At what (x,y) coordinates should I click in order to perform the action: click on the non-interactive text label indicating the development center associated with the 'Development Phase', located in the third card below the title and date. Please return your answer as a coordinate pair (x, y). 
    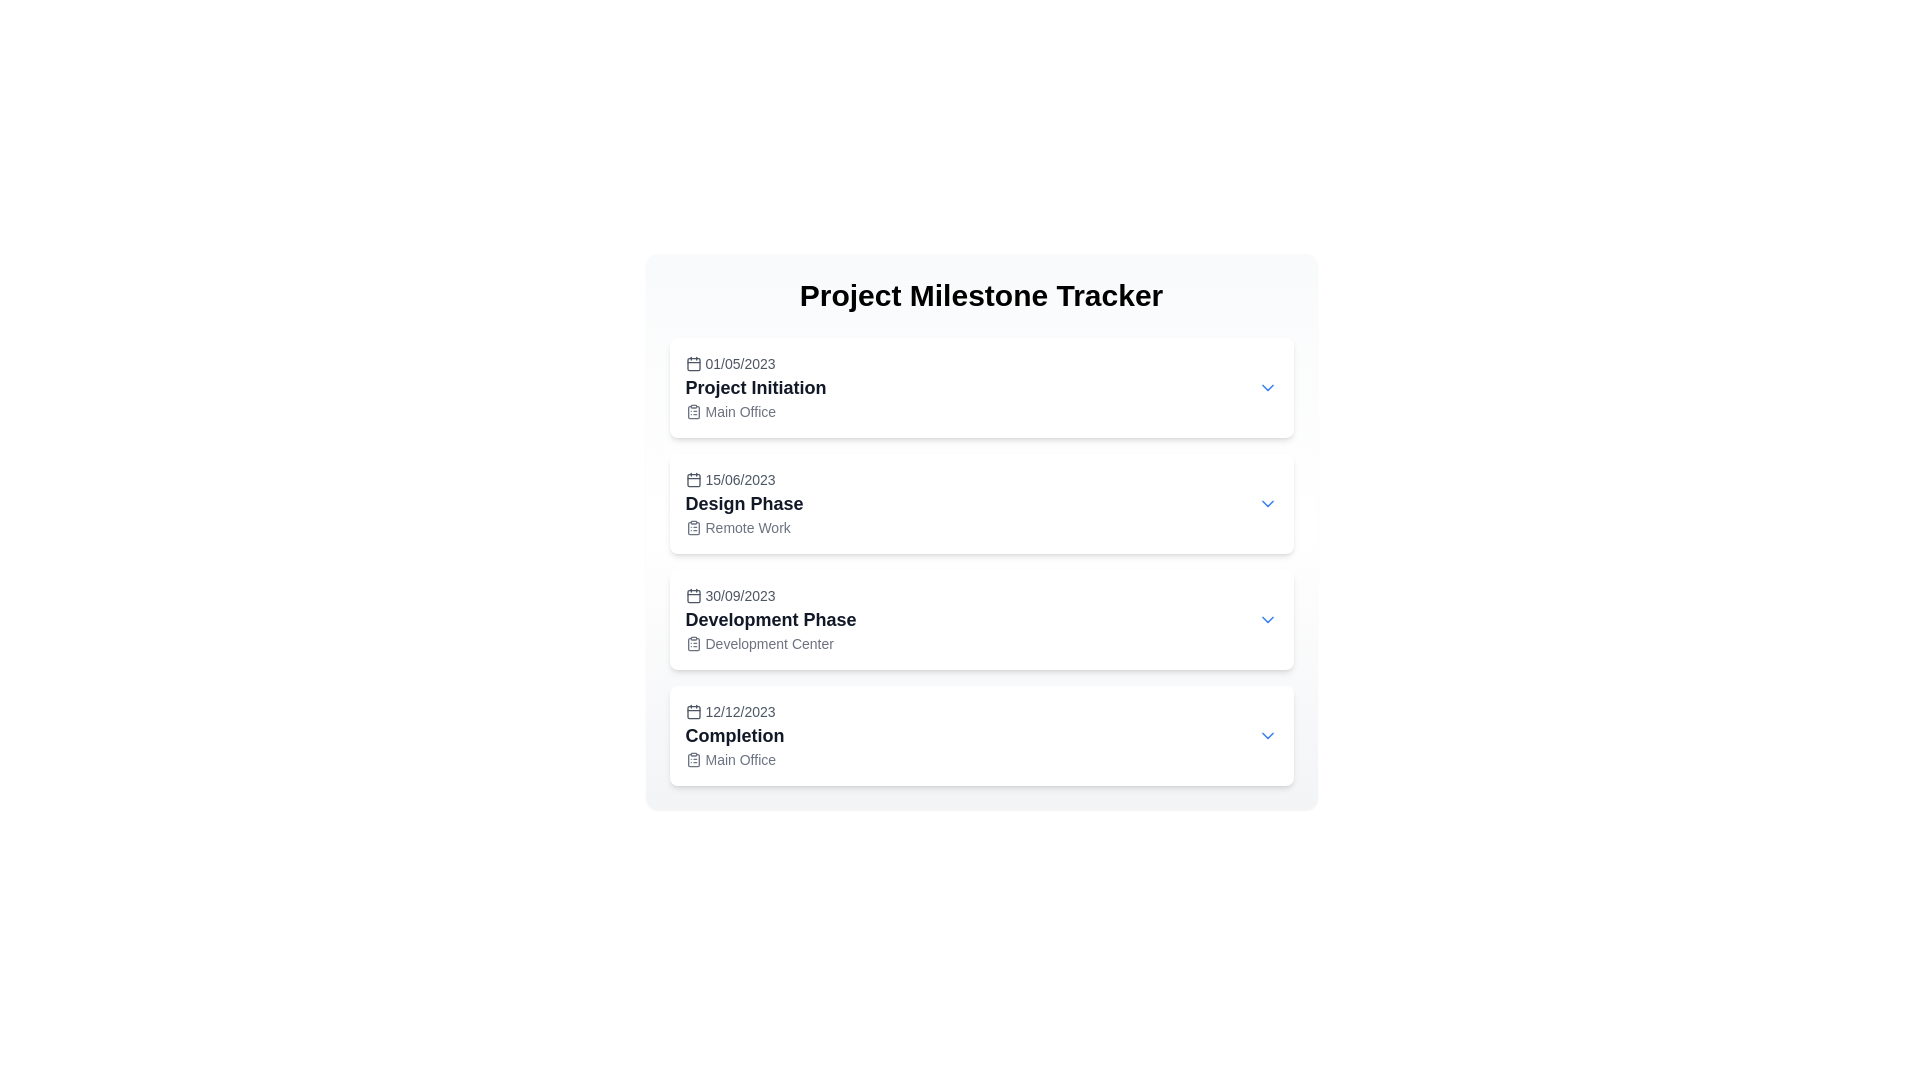
    Looking at the image, I should click on (770, 644).